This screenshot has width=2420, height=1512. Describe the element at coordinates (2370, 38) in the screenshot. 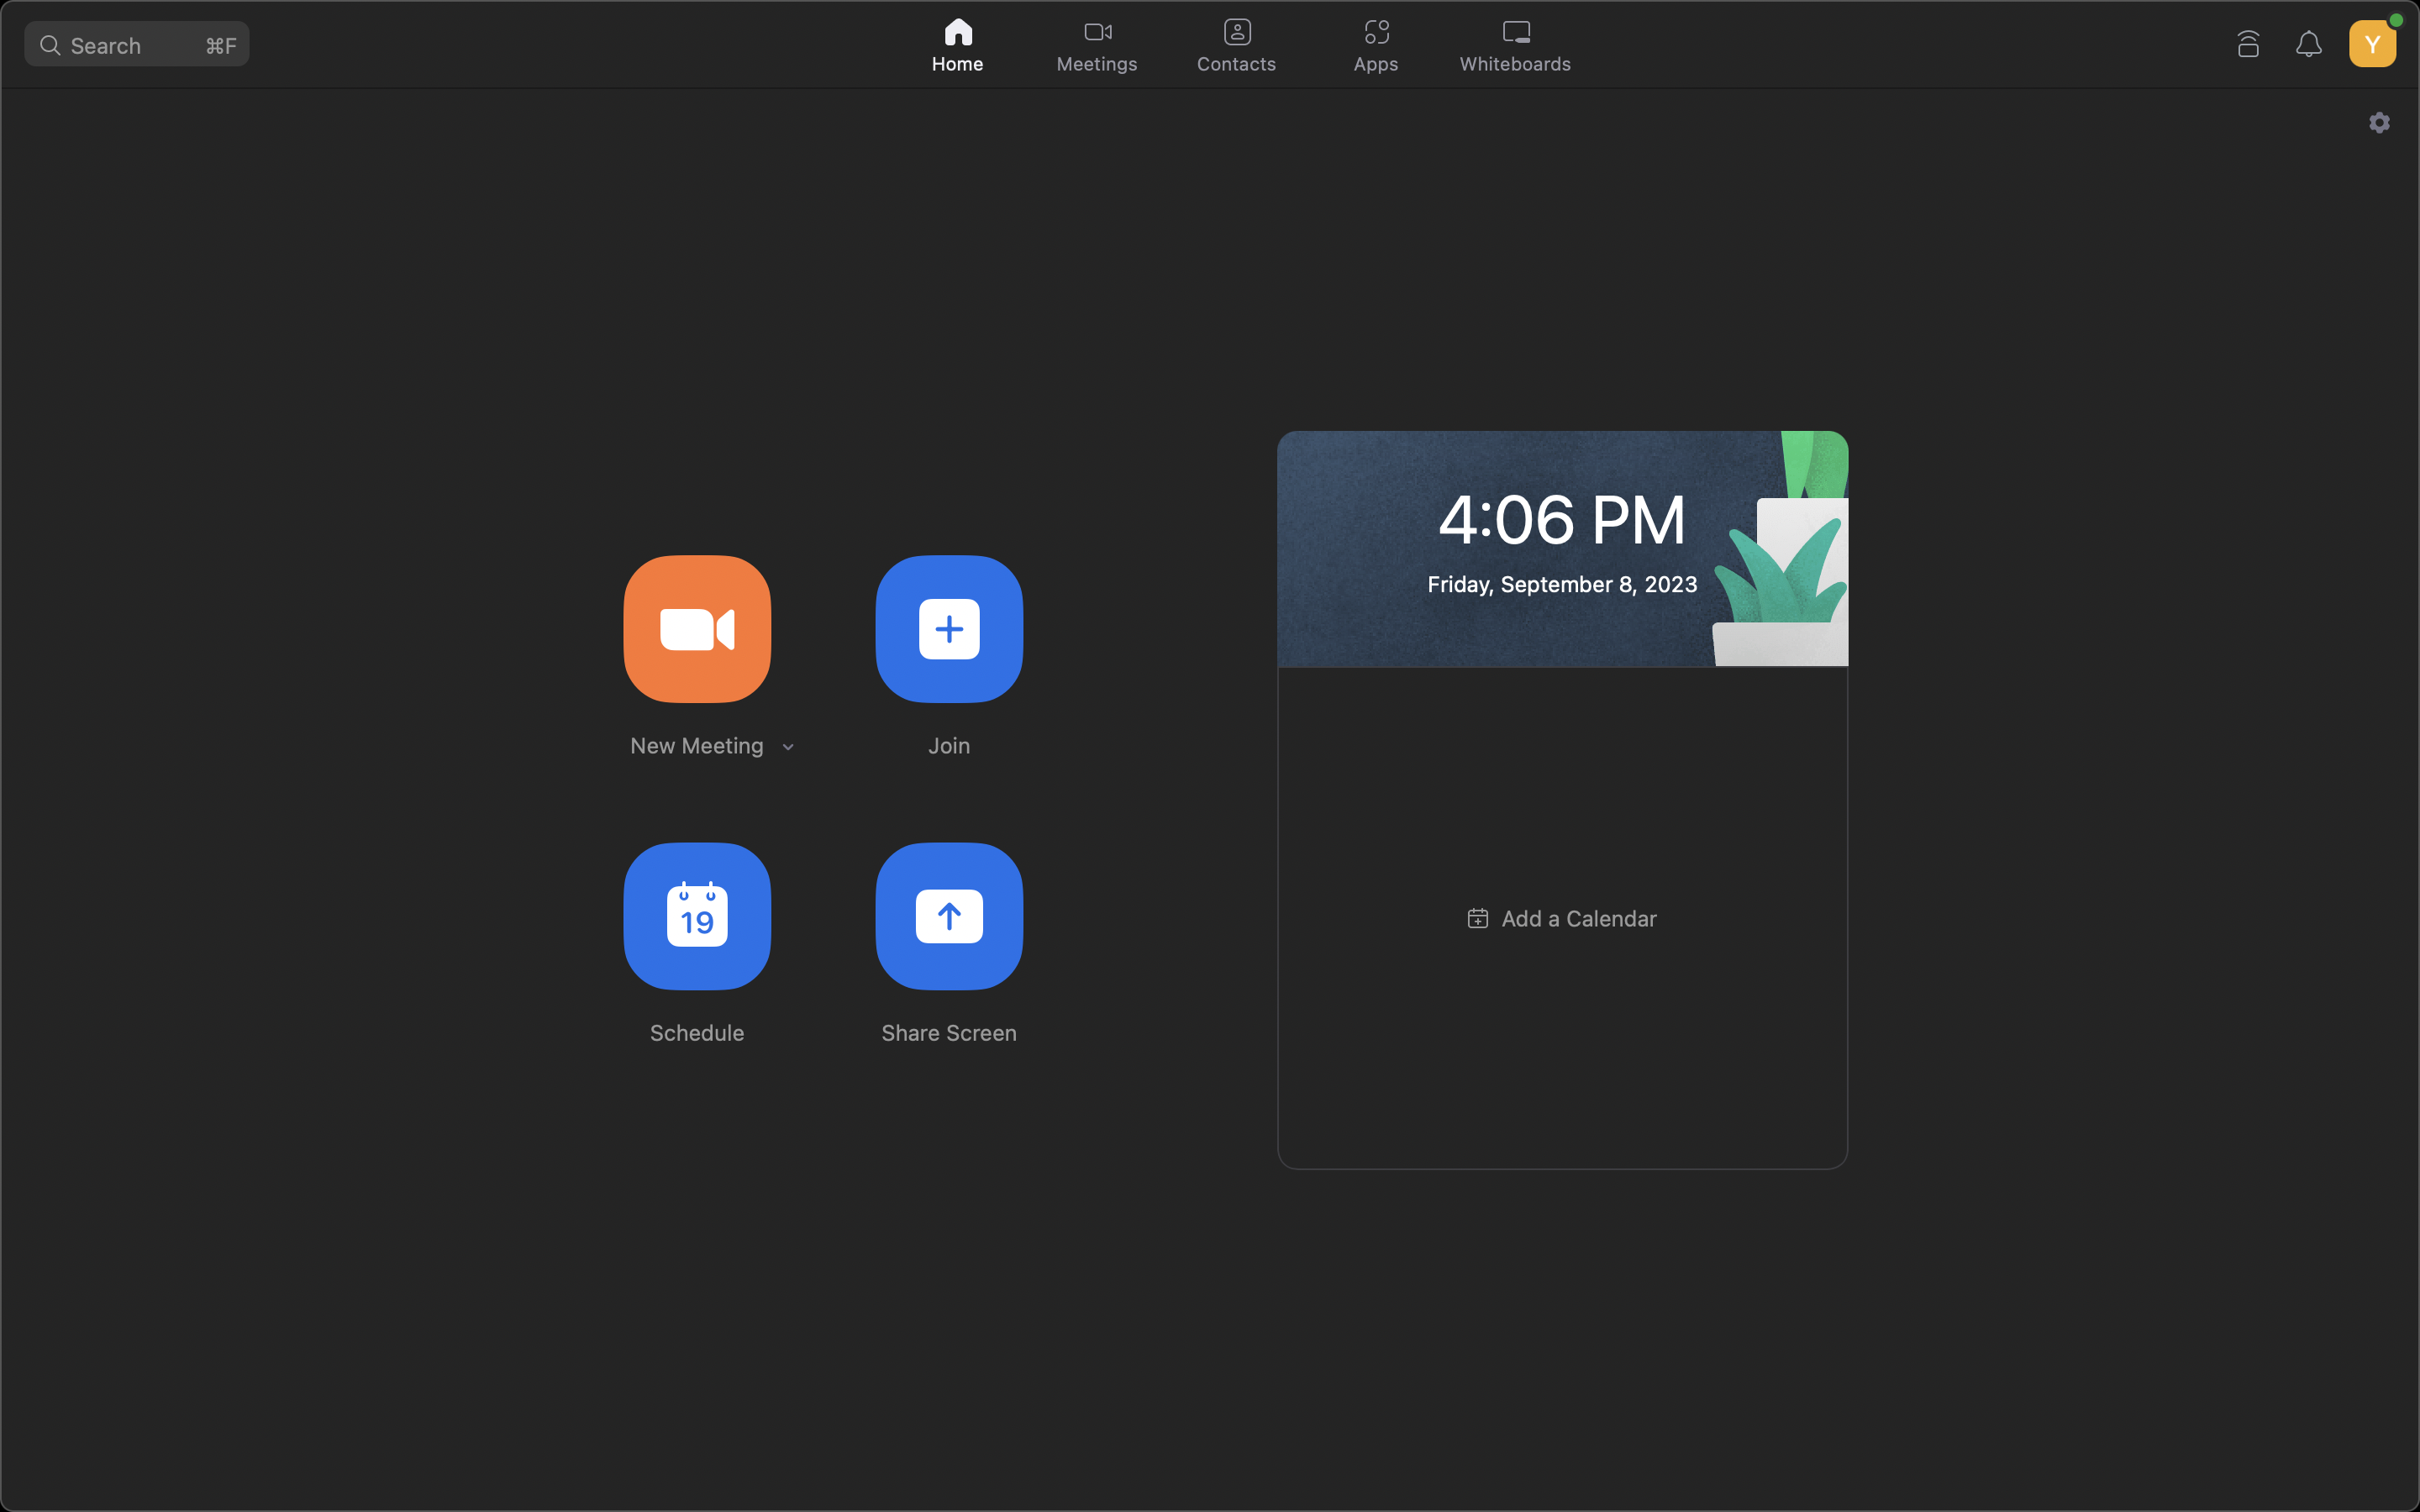

I see `the account icon to access your account settings` at that location.